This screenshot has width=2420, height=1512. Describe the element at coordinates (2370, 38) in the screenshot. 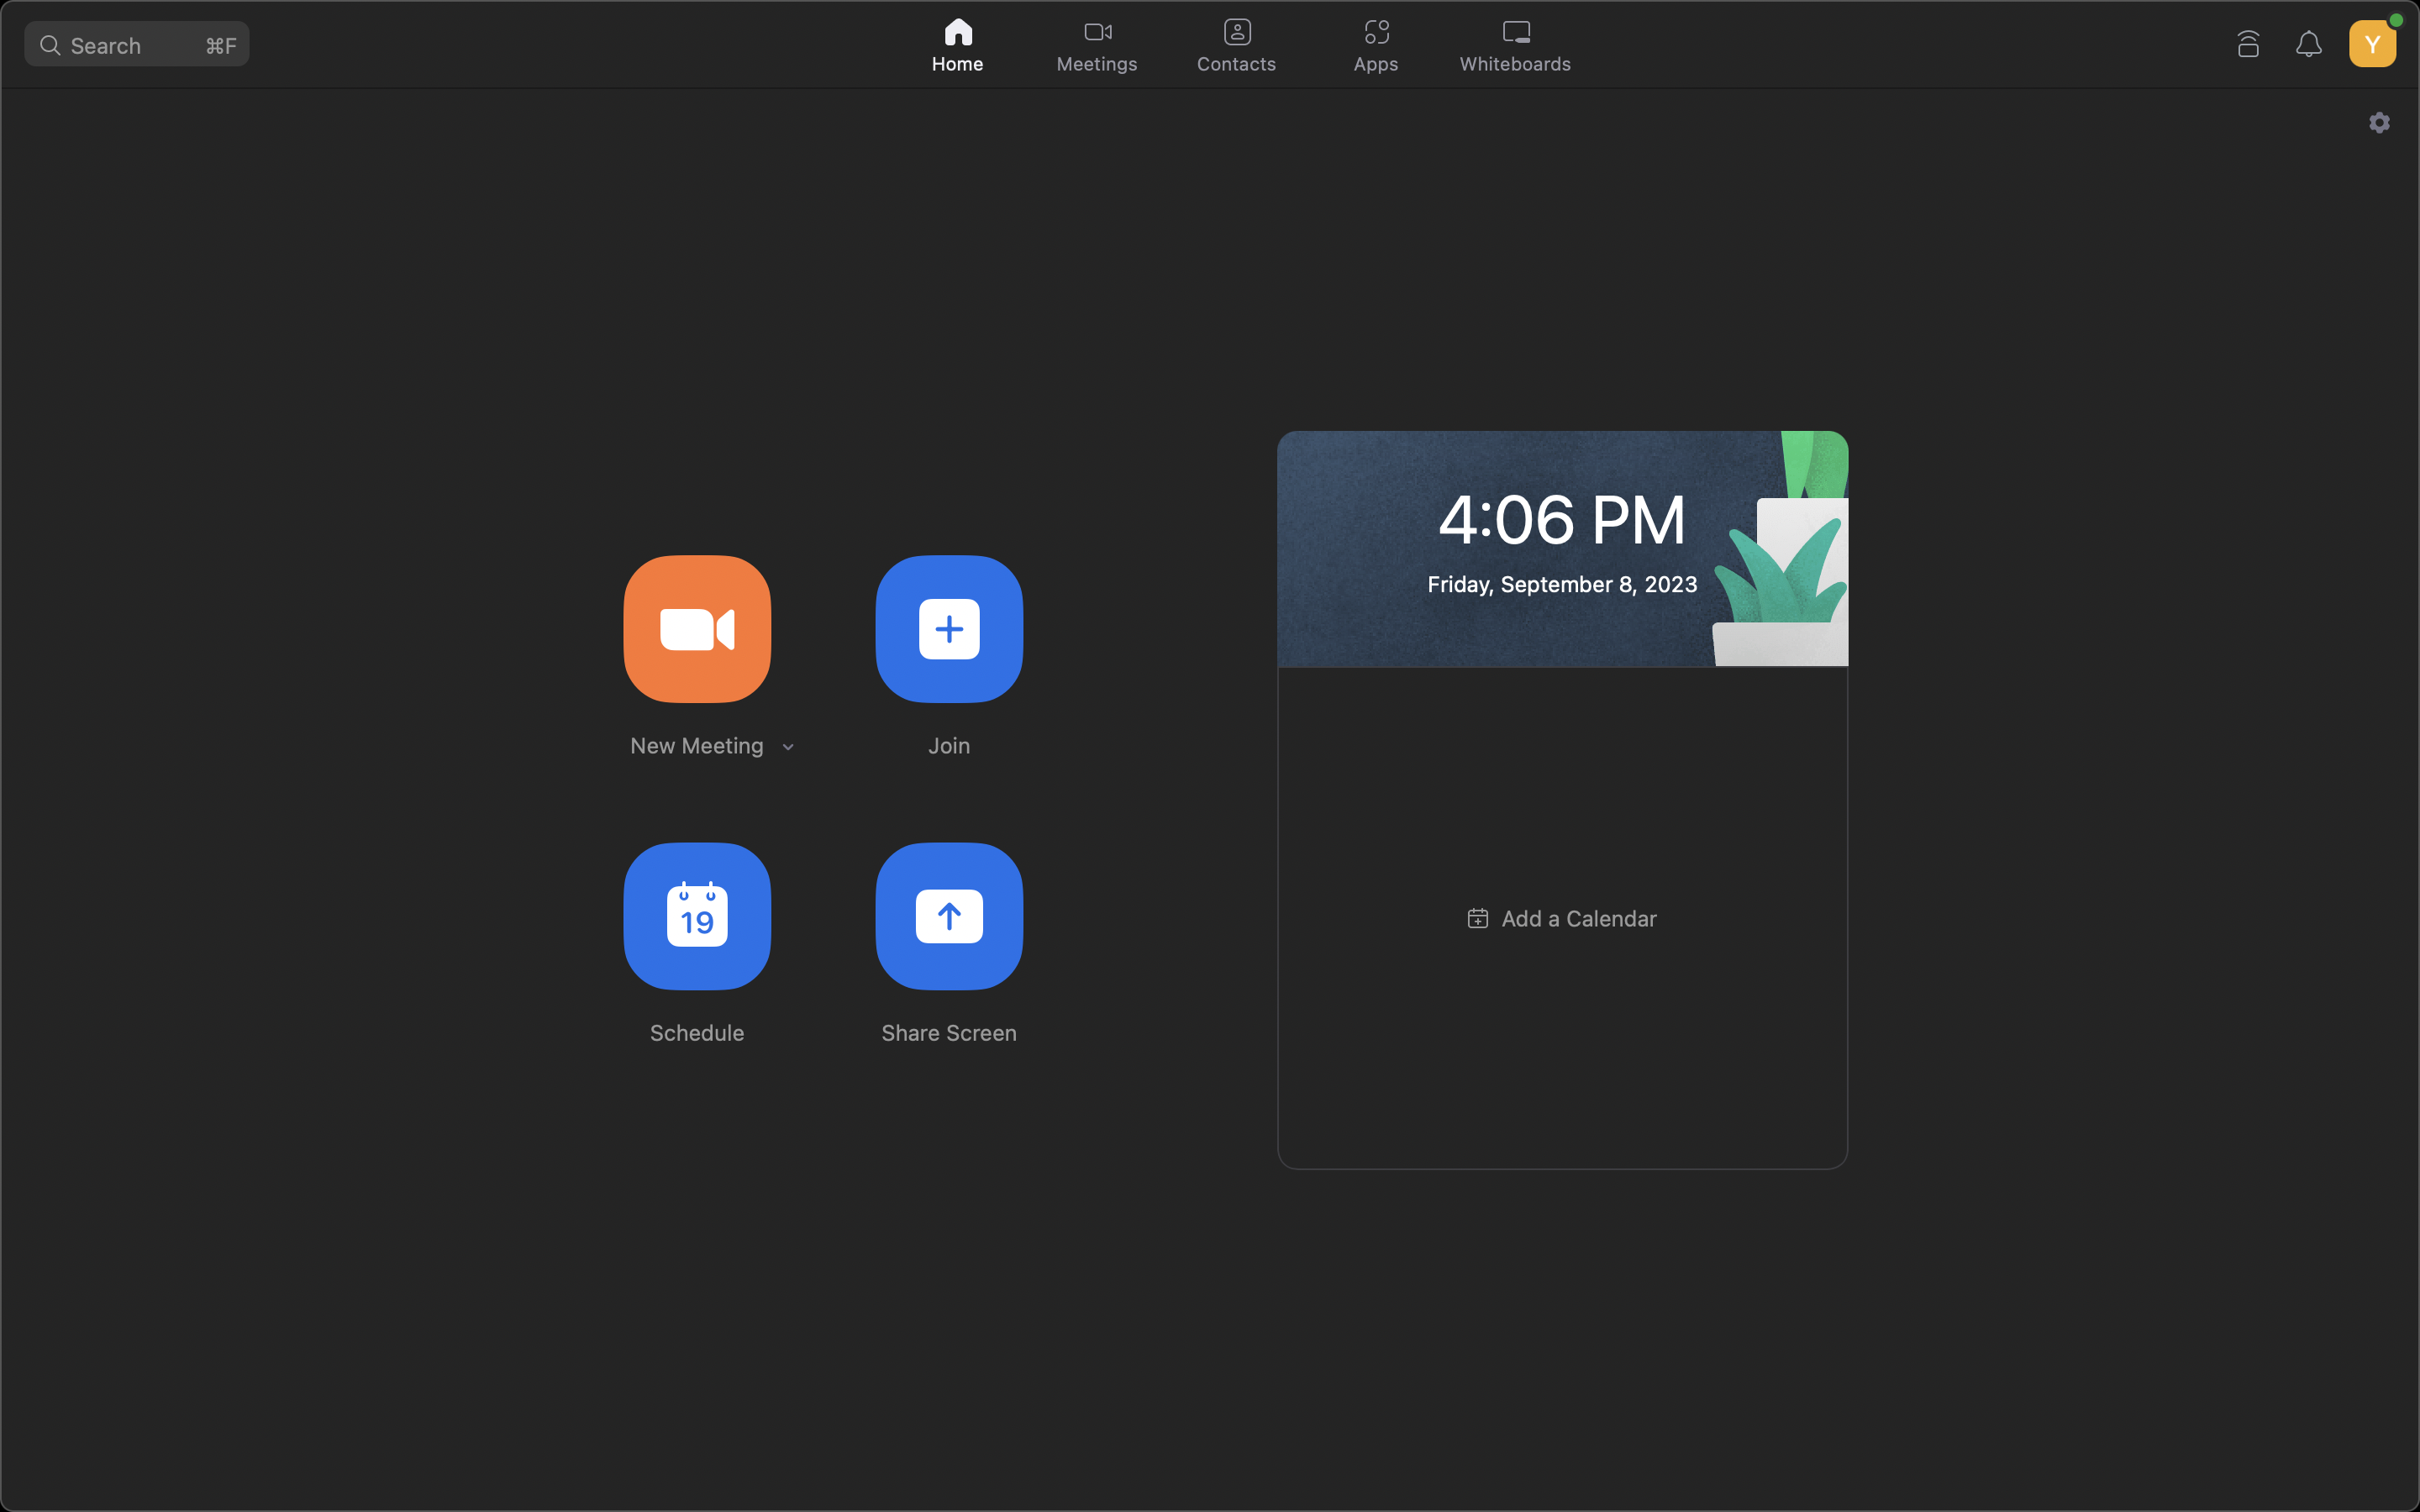

I see `the account icon to access your account settings` at that location.